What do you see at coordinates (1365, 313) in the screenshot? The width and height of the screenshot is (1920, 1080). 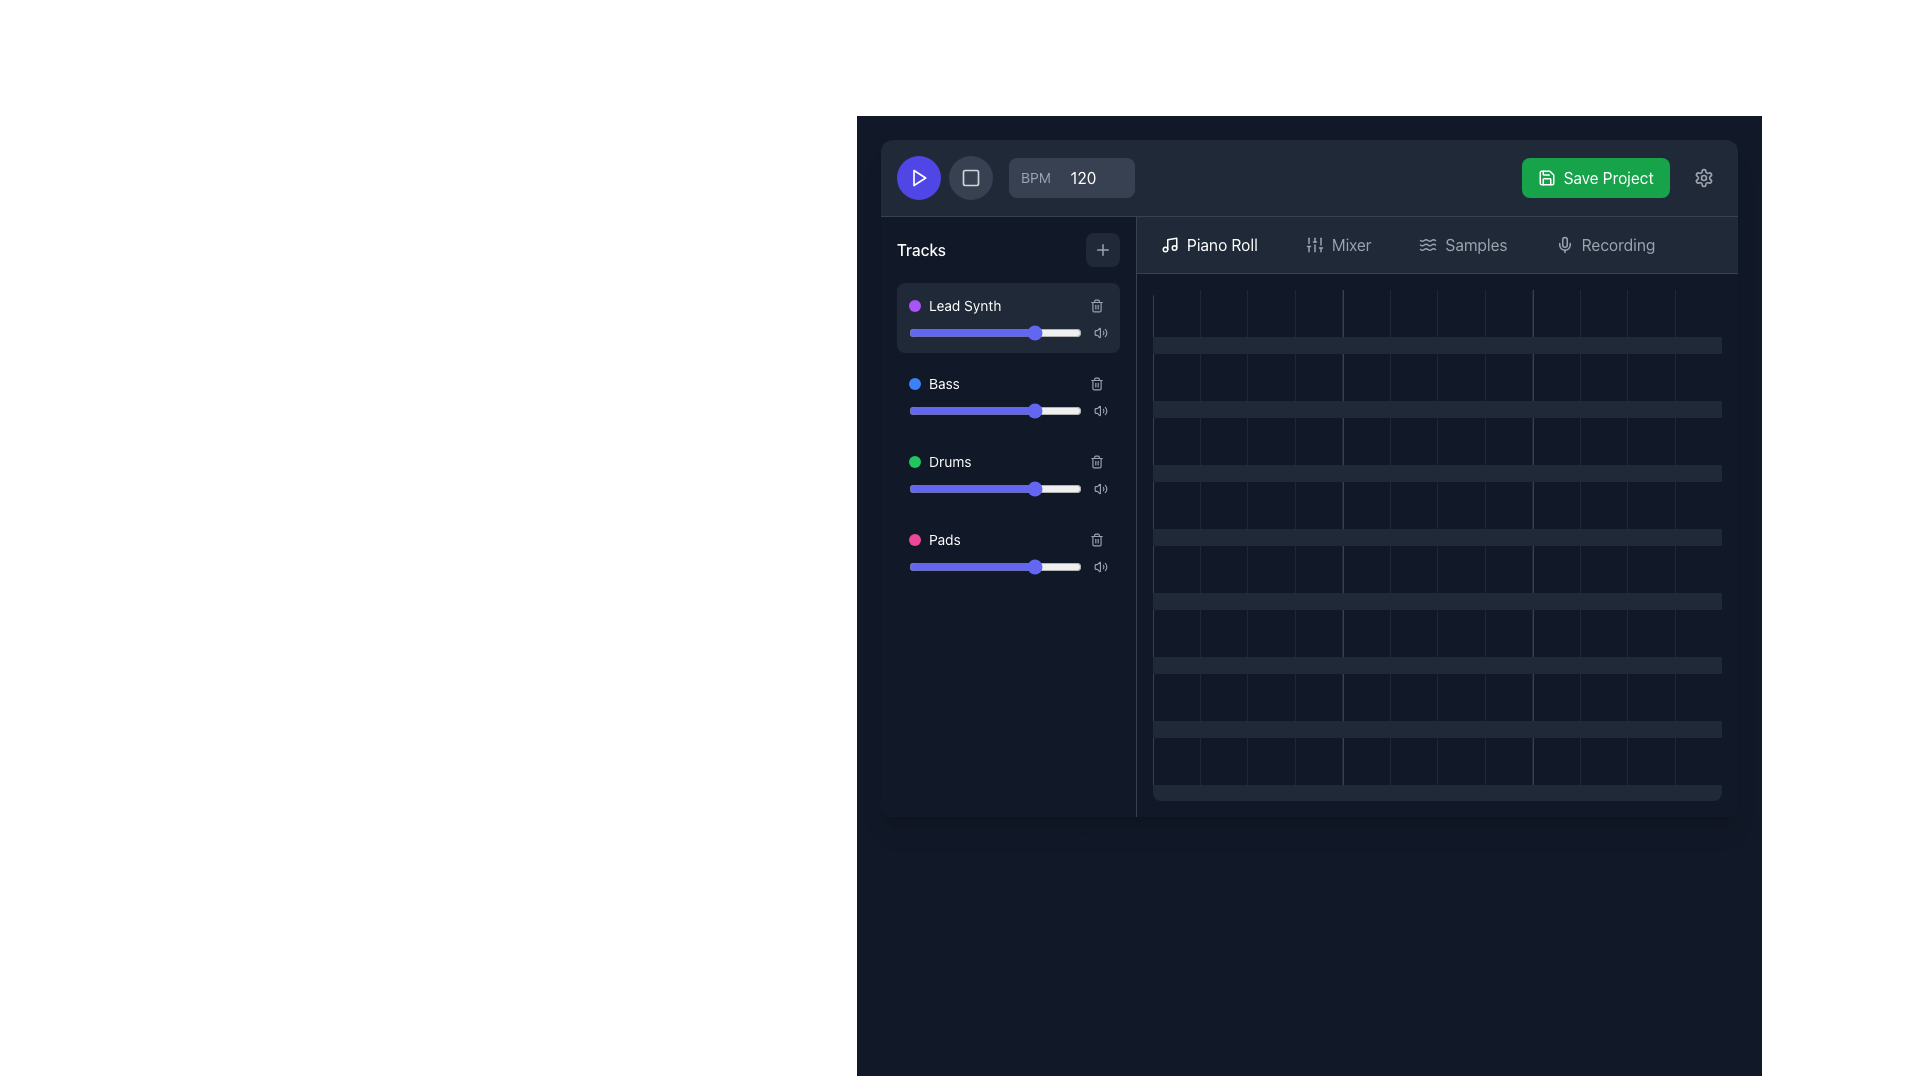 I see `the fifth square in the first row of the grid layout, which has a dark gray background and a faint left border` at bounding box center [1365, 313].